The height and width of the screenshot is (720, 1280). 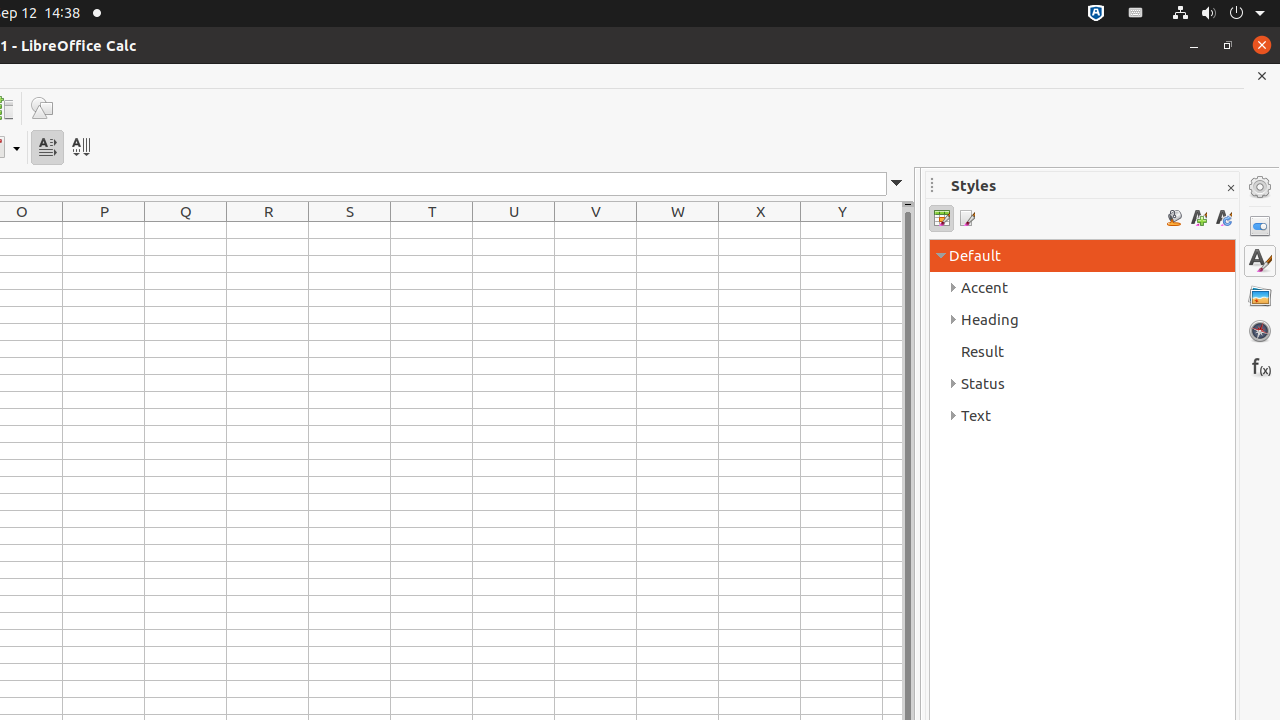 I want to click on 'Text direction from top to bottom', so click(x=80, y=146).